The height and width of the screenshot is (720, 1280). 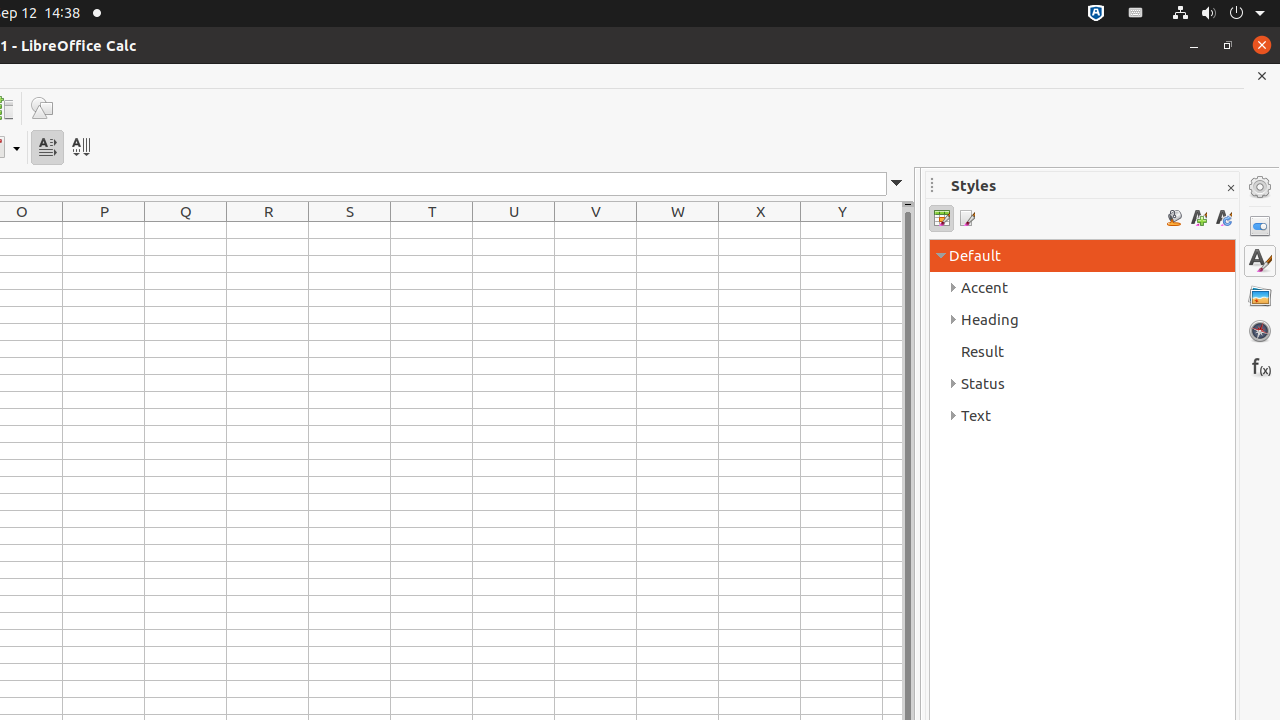 I want to click on 'Text direction from top to bottom', so click(x=80, y=146).